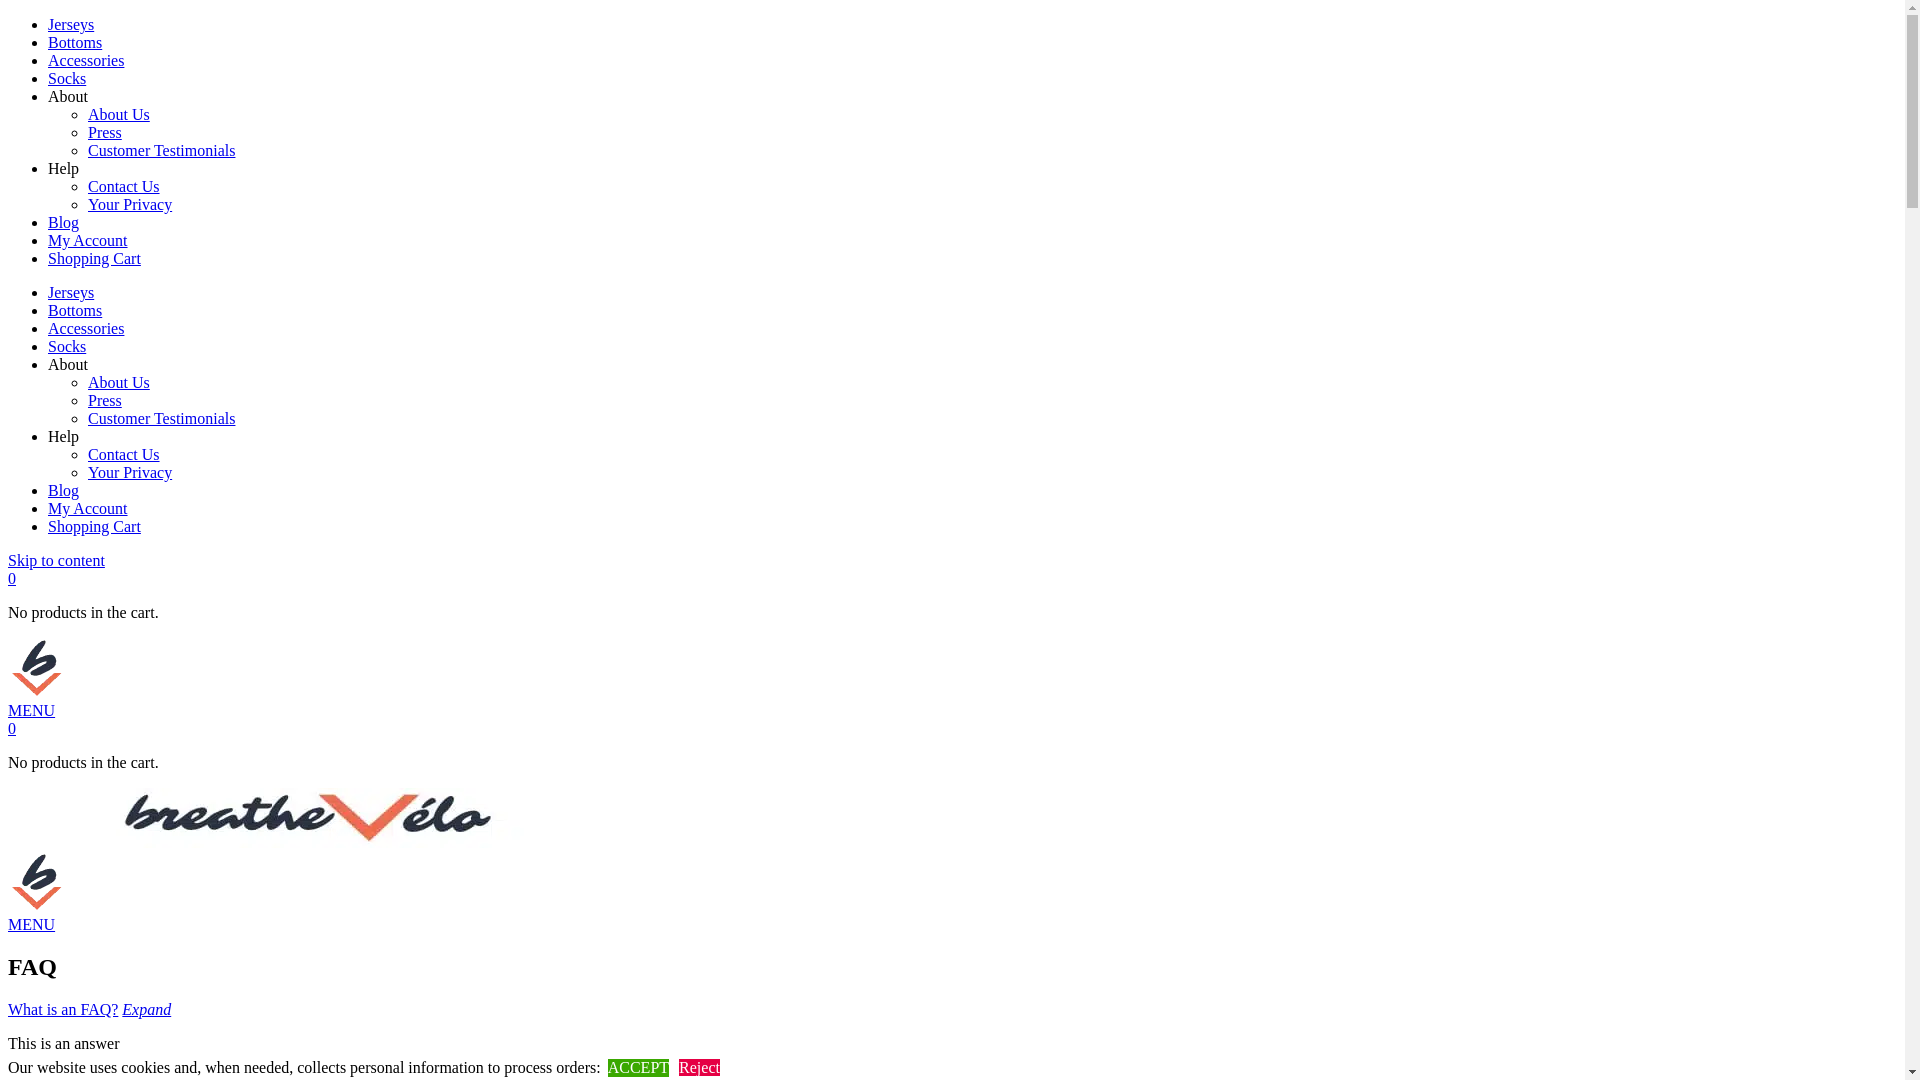 This screenshot has width=1920, height=1080. Describe the element at coordinates (12, 578) in the screenshot. I see `'0'` at that location.